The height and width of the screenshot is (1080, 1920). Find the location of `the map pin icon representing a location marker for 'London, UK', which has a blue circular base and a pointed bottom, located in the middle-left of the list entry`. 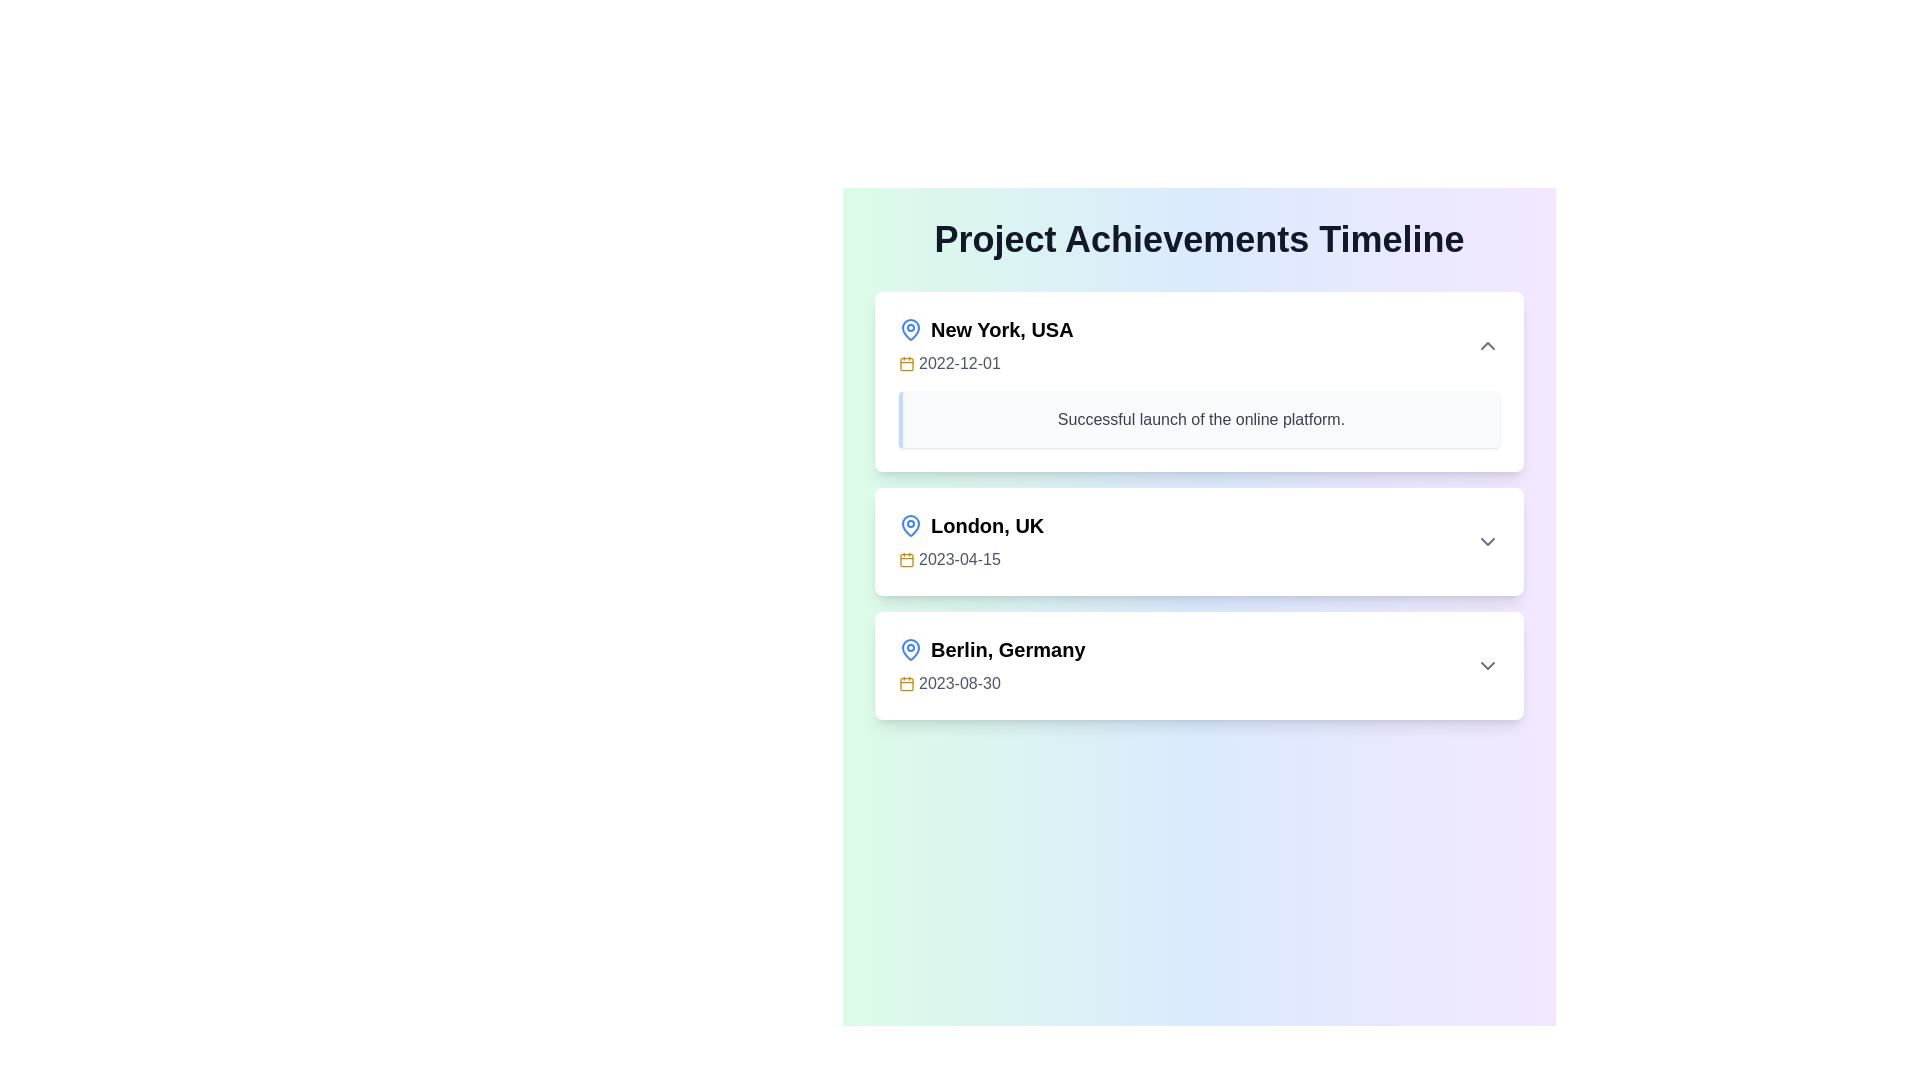

the map pin icon representing a location marker for 'London, UK', which has a blue circular base and a pointed bottom, located in the middle-left of the list entry is located at coordinates (910, 523).